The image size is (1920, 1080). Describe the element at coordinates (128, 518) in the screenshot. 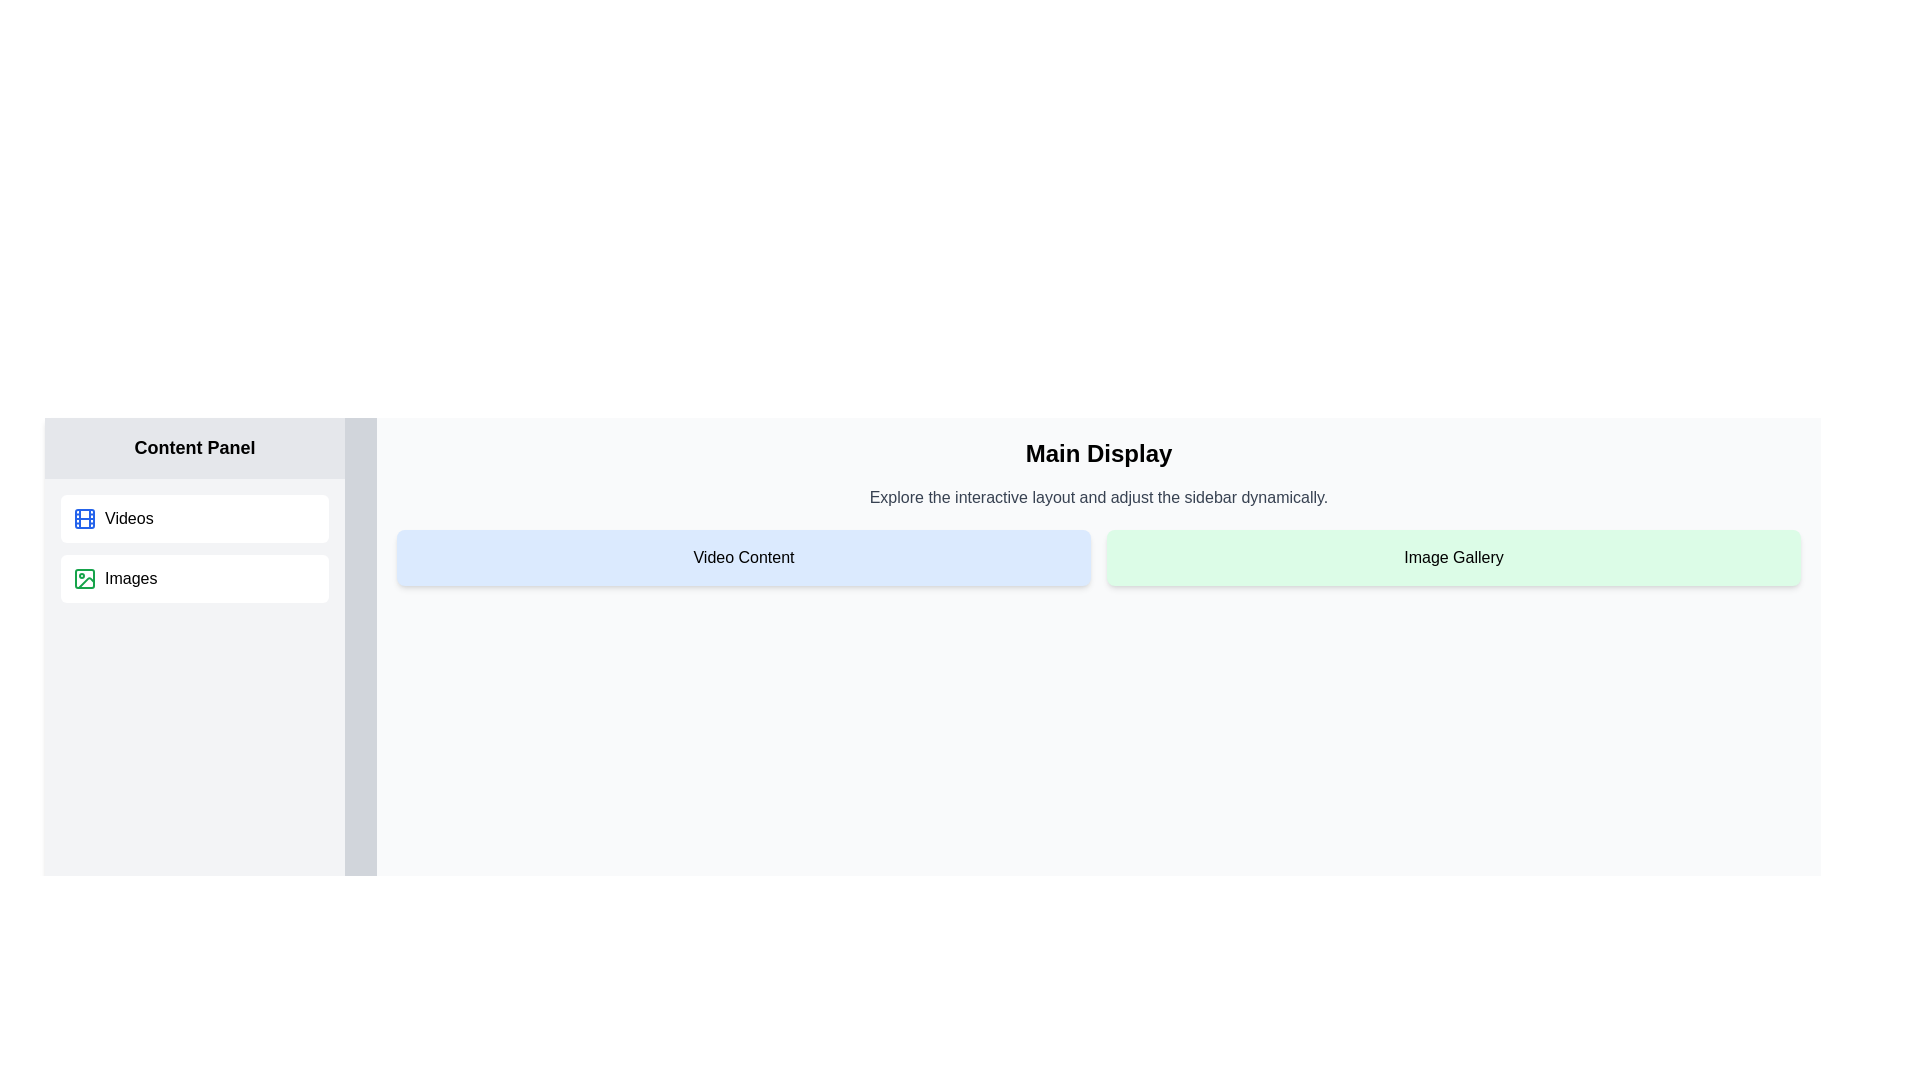

I see `over the text element displaying 'Videos' in the left sidebar of the Content Panel, which is located above the 'Images' item and next` at that location.